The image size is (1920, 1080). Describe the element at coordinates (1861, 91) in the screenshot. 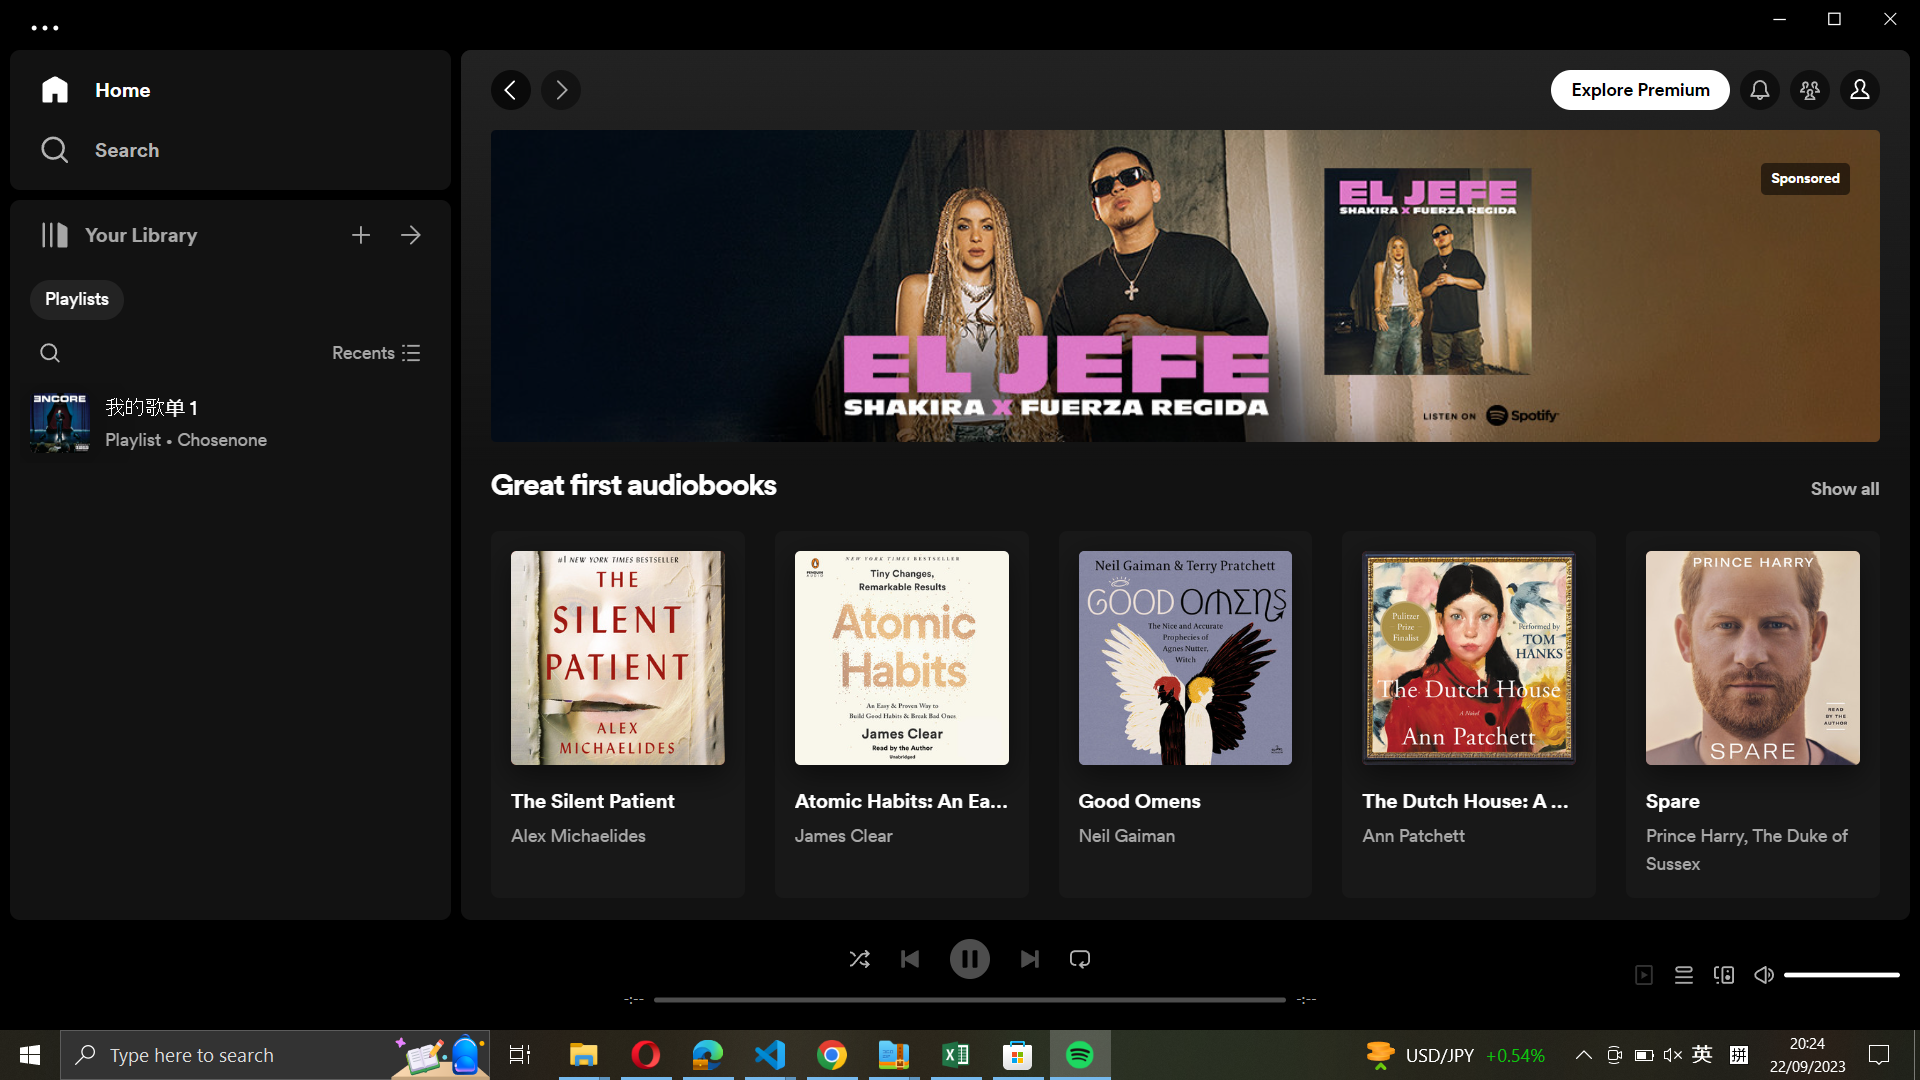

I see `Go to my account` at that location.